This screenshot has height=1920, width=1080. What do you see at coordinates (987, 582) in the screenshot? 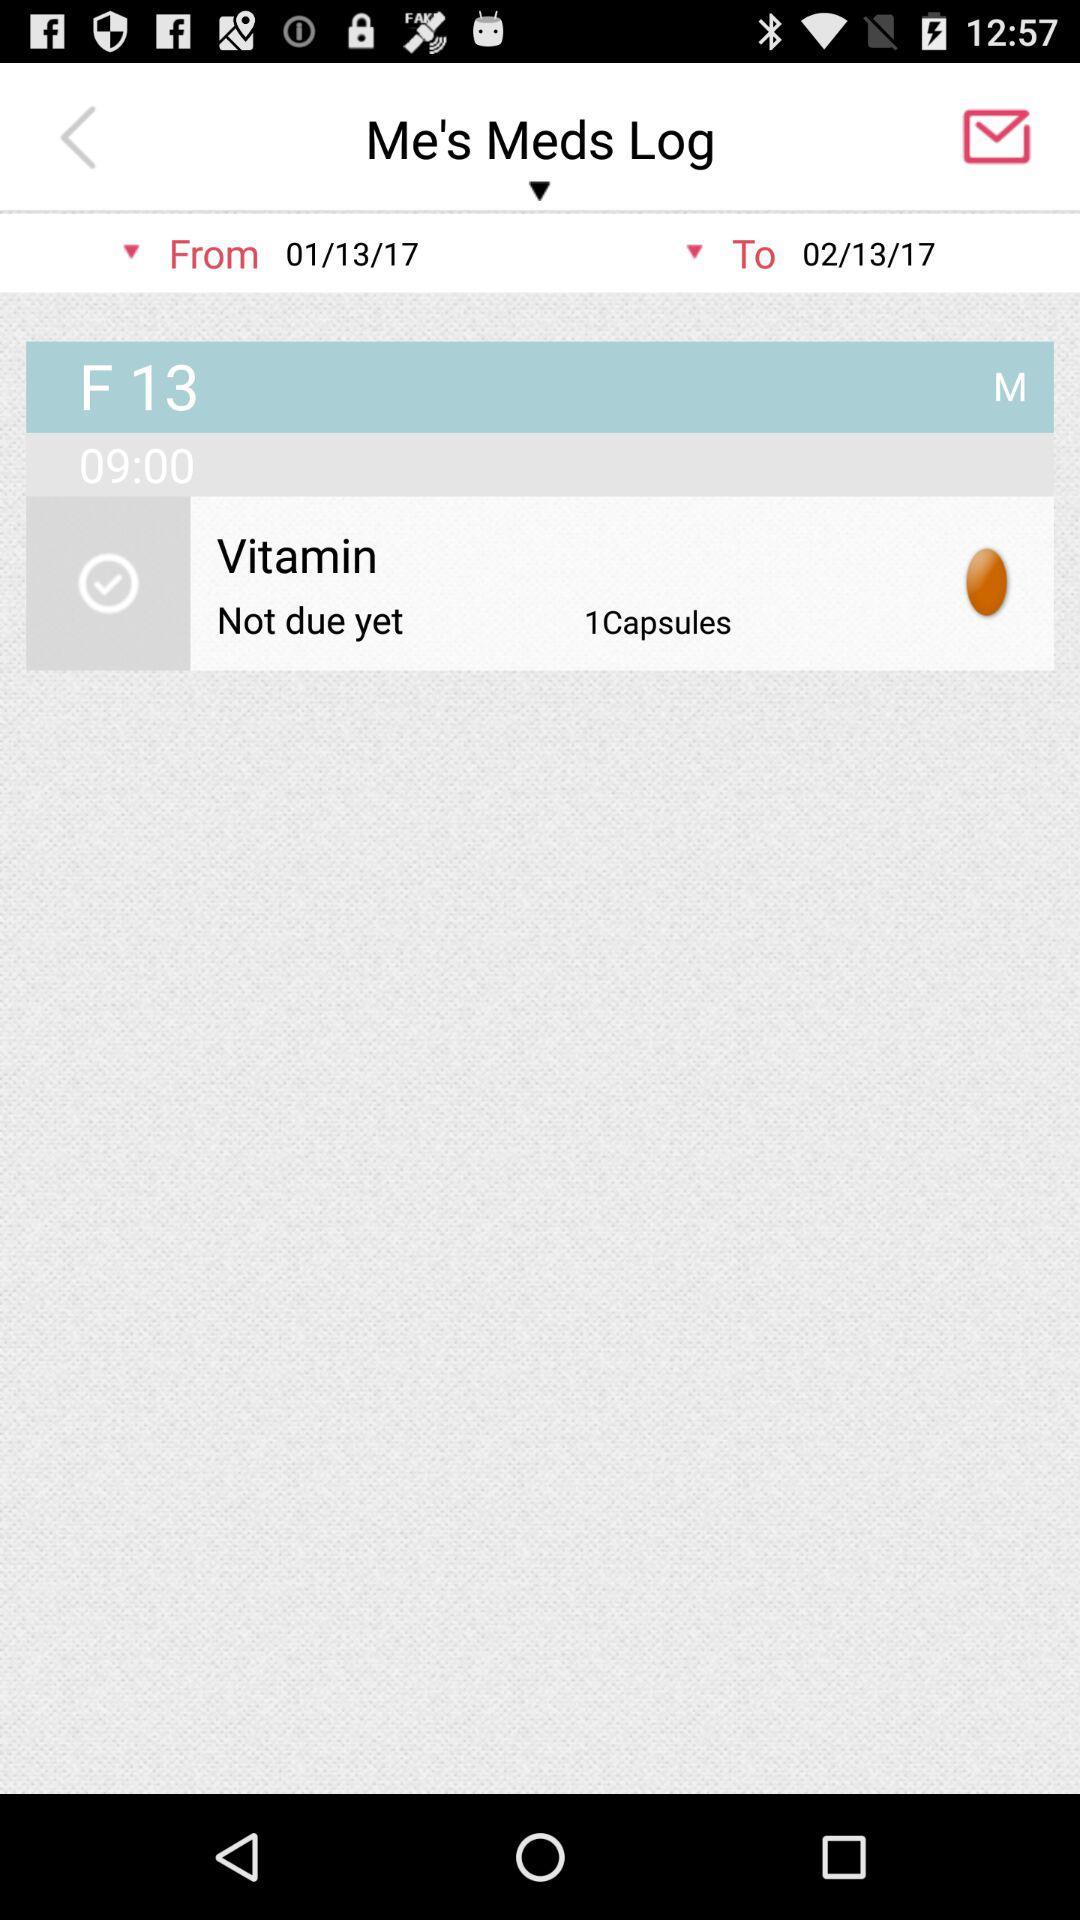
I see `item below 09:00 app` at bounding box center [987, 582].